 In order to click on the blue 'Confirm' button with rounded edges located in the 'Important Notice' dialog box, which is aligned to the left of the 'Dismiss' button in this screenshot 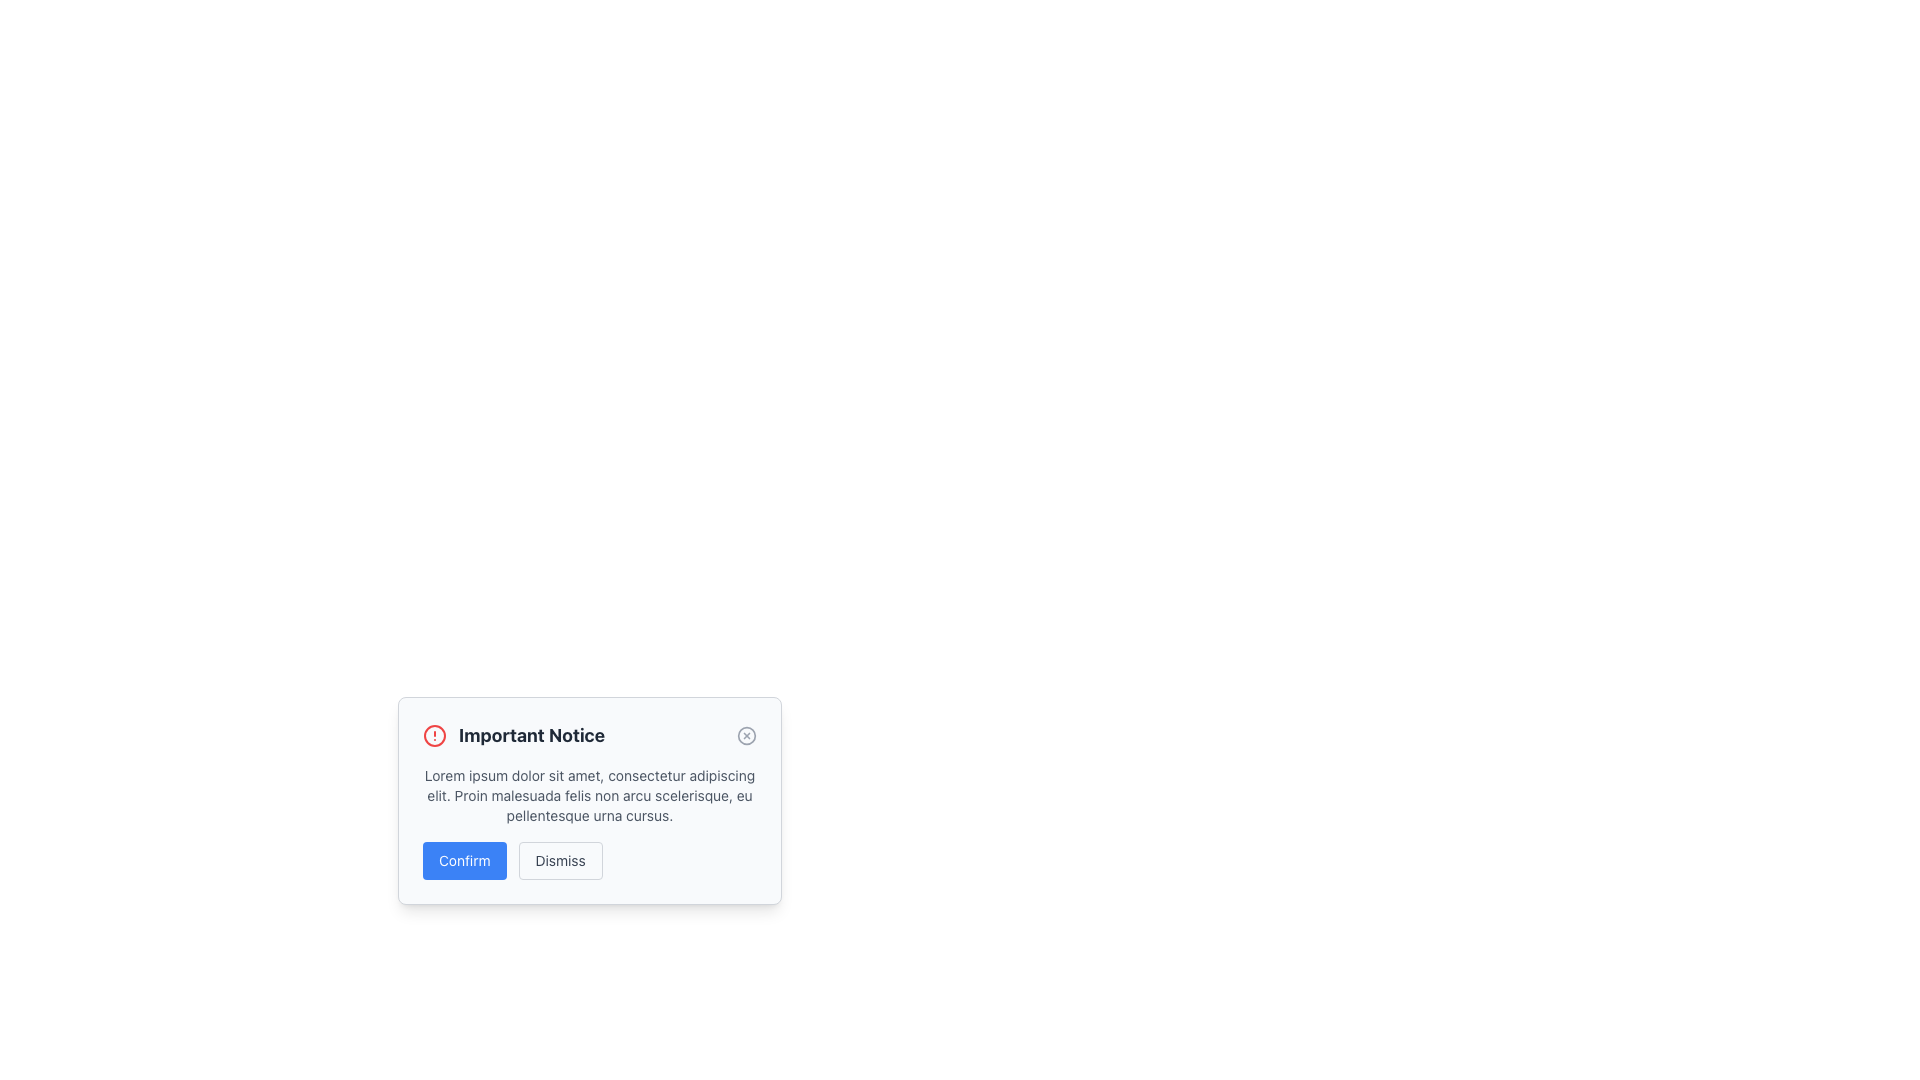, I will do `click(463, 859)`.